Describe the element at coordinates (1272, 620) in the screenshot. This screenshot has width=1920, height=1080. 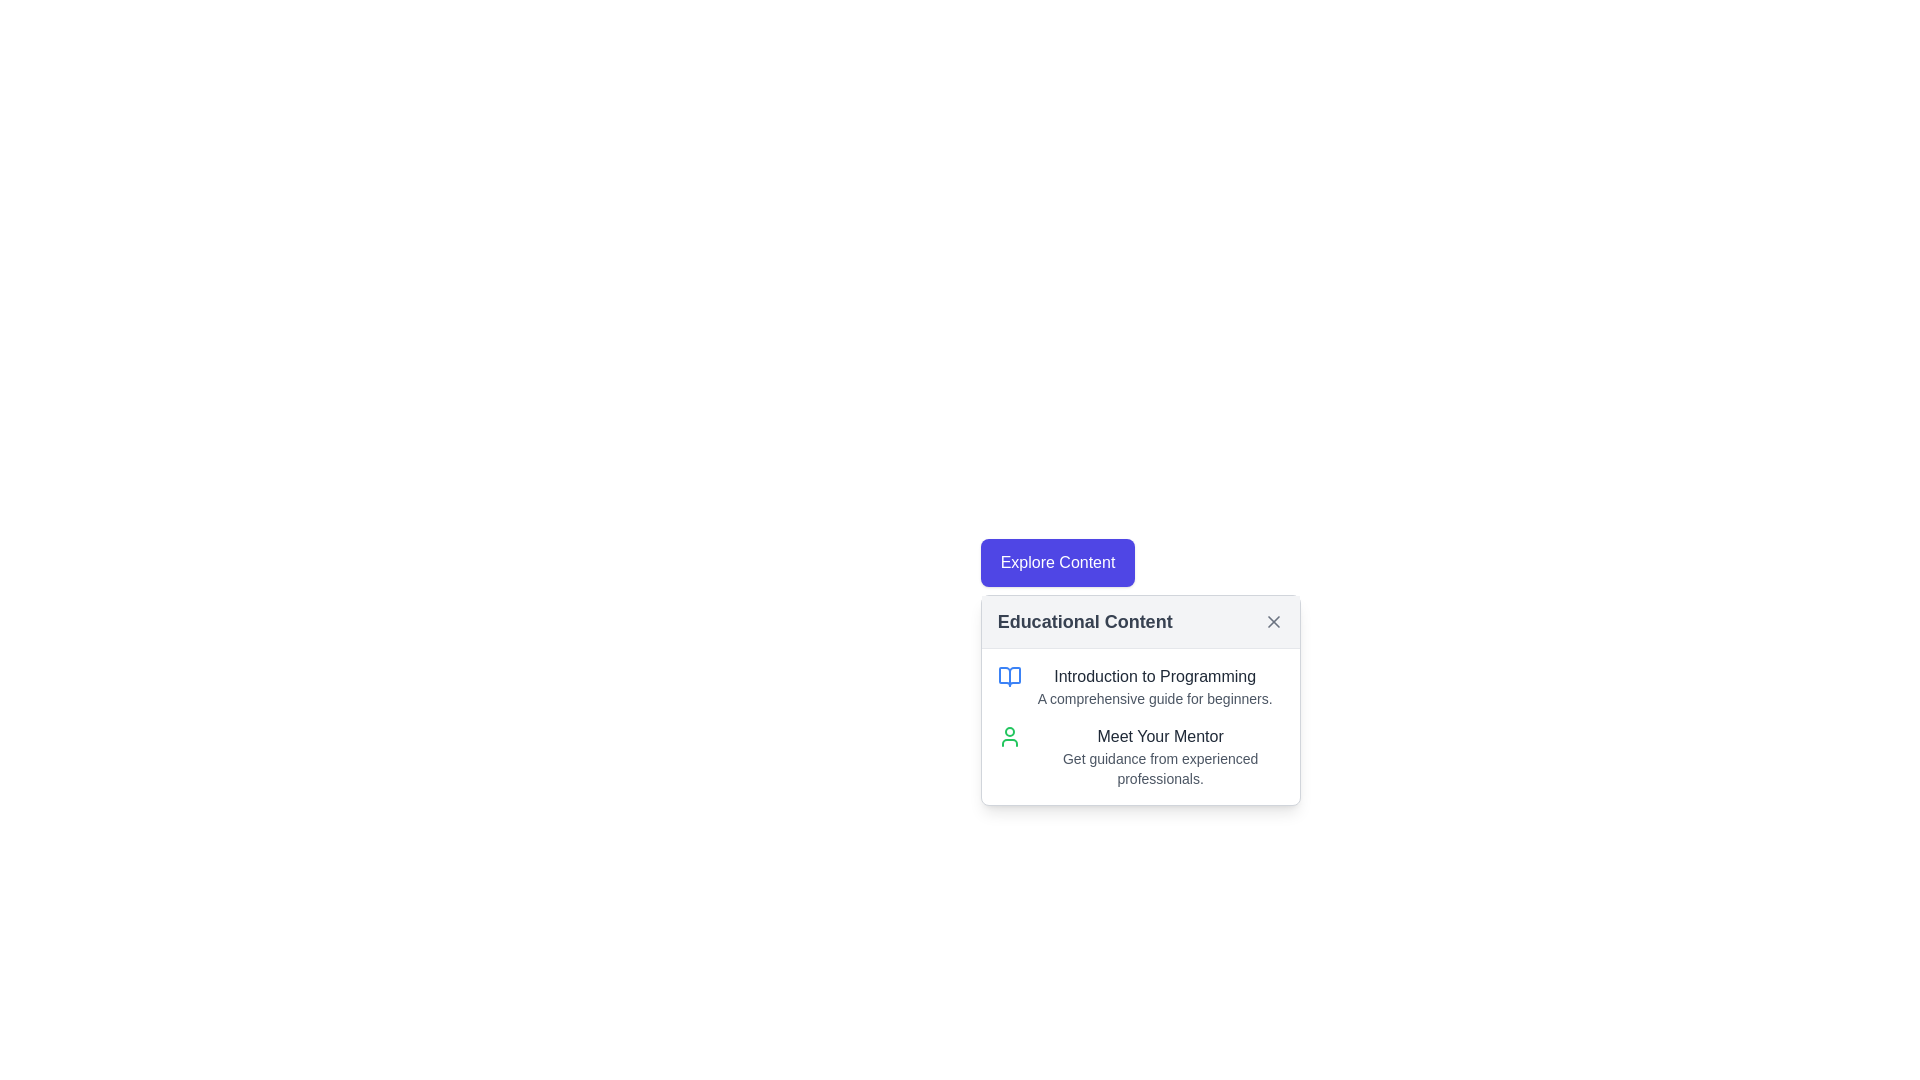
I see `the close button icon located in the upper-right corner of the 'Educational Content' box` at that location.